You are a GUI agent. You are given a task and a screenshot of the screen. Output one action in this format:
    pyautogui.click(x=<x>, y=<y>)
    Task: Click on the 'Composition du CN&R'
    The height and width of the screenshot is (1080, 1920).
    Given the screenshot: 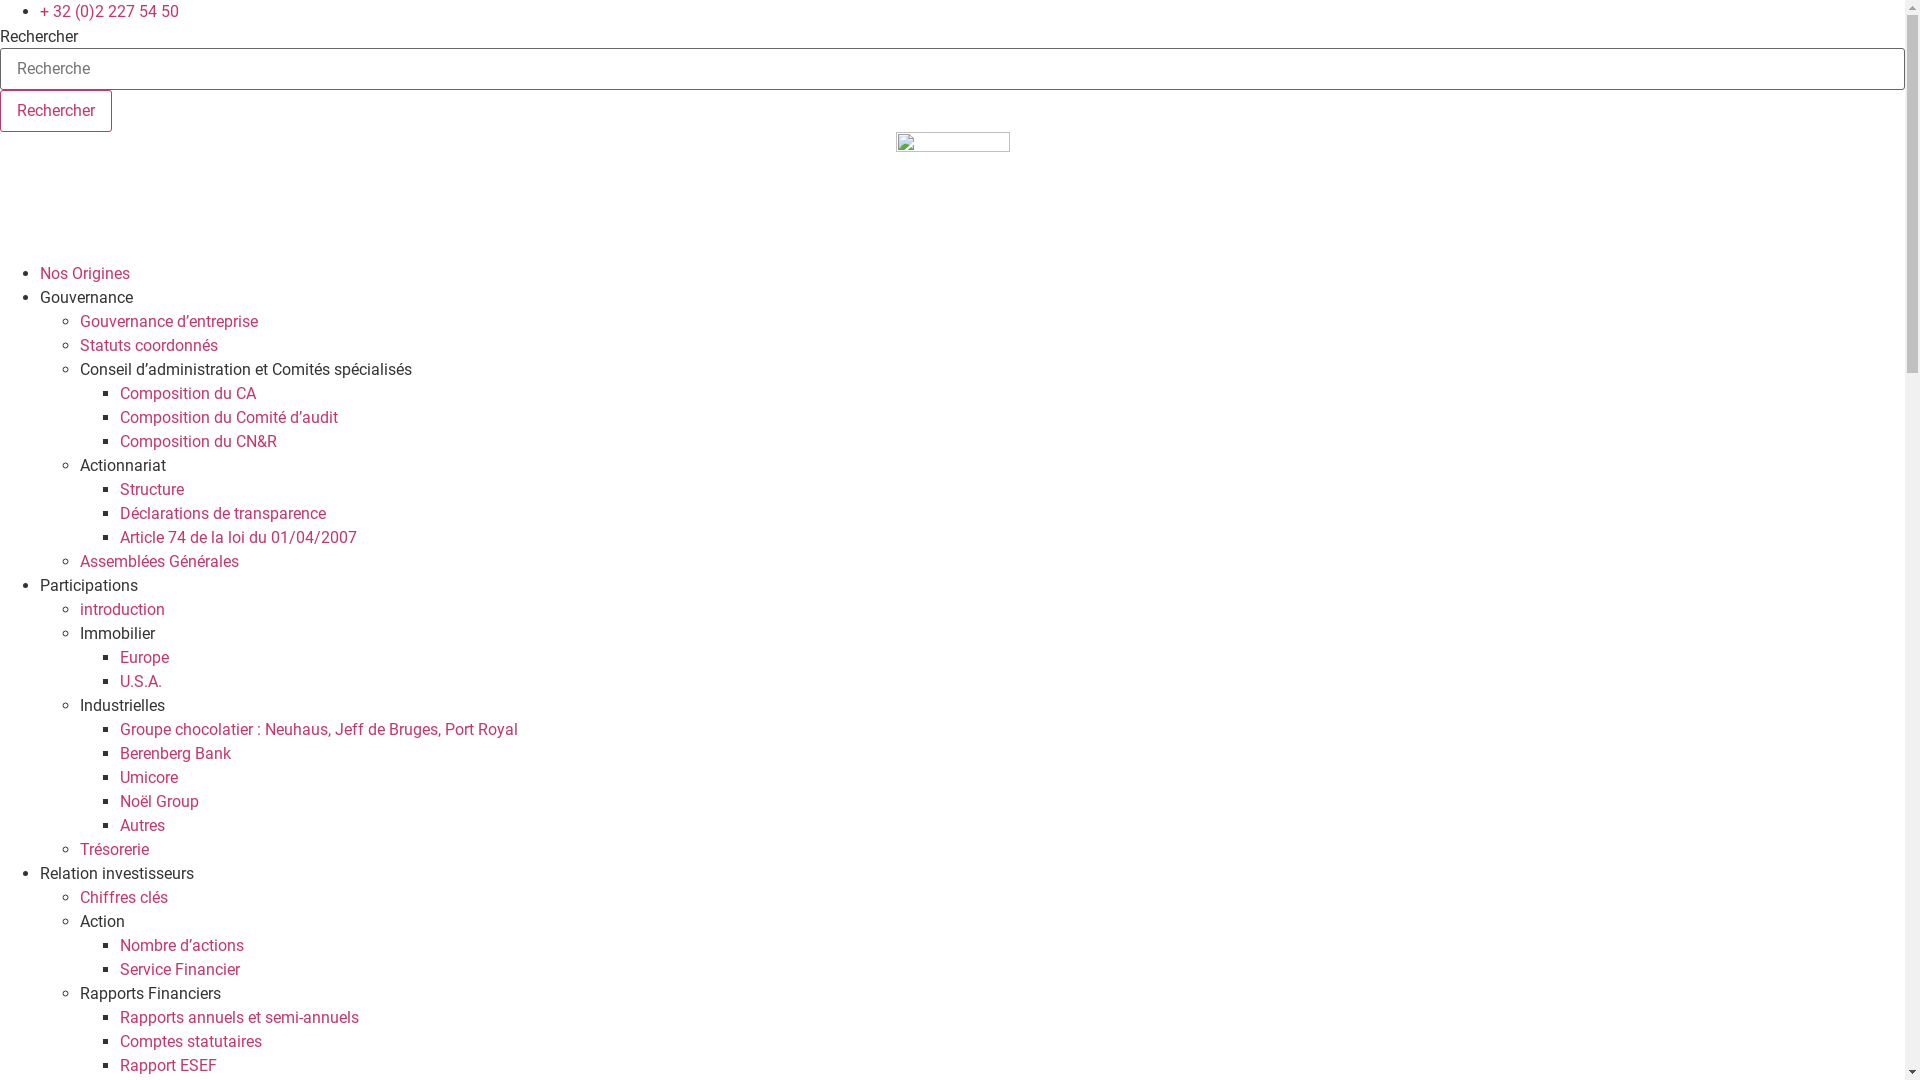 What is the action you would take?
    pyautogui.click(x=119, y=440)
    